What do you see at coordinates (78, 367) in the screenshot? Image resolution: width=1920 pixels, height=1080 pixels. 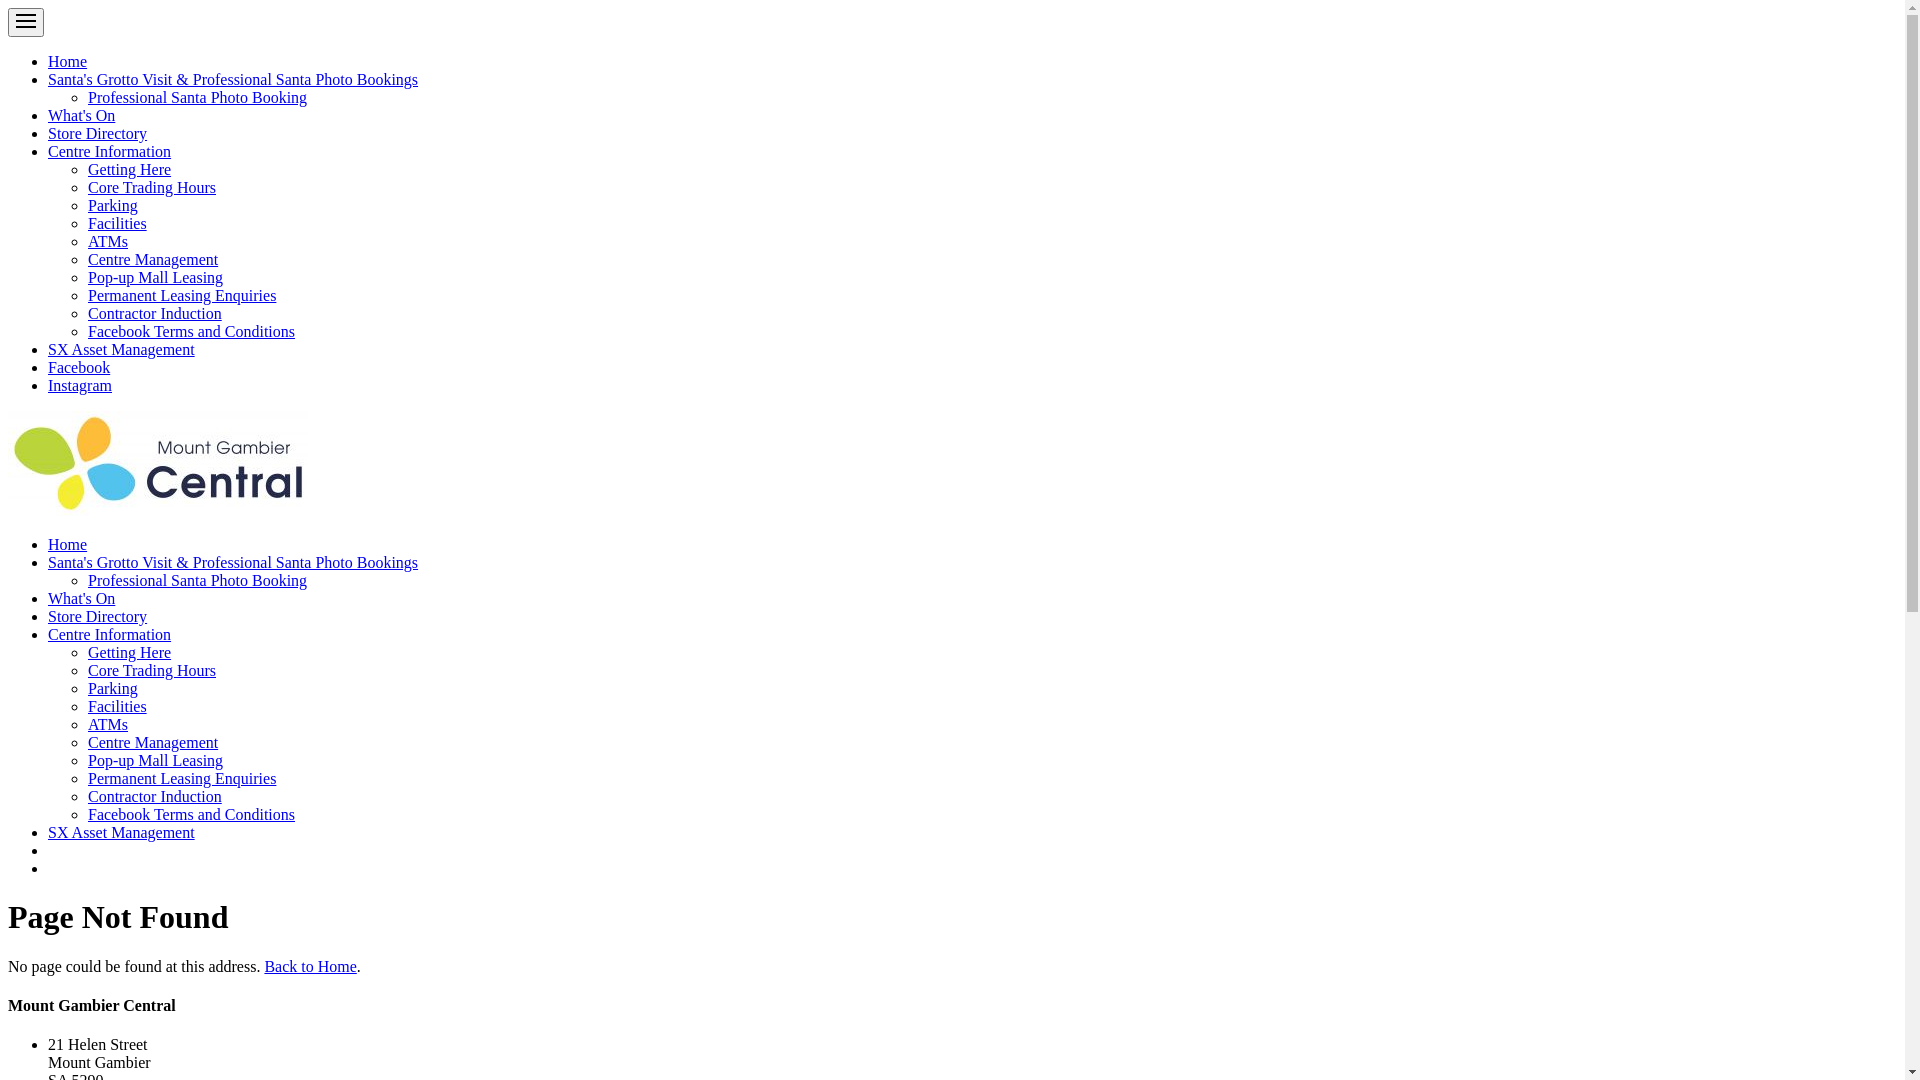 I see `'Facebook'` at bounding box center [78, 367].